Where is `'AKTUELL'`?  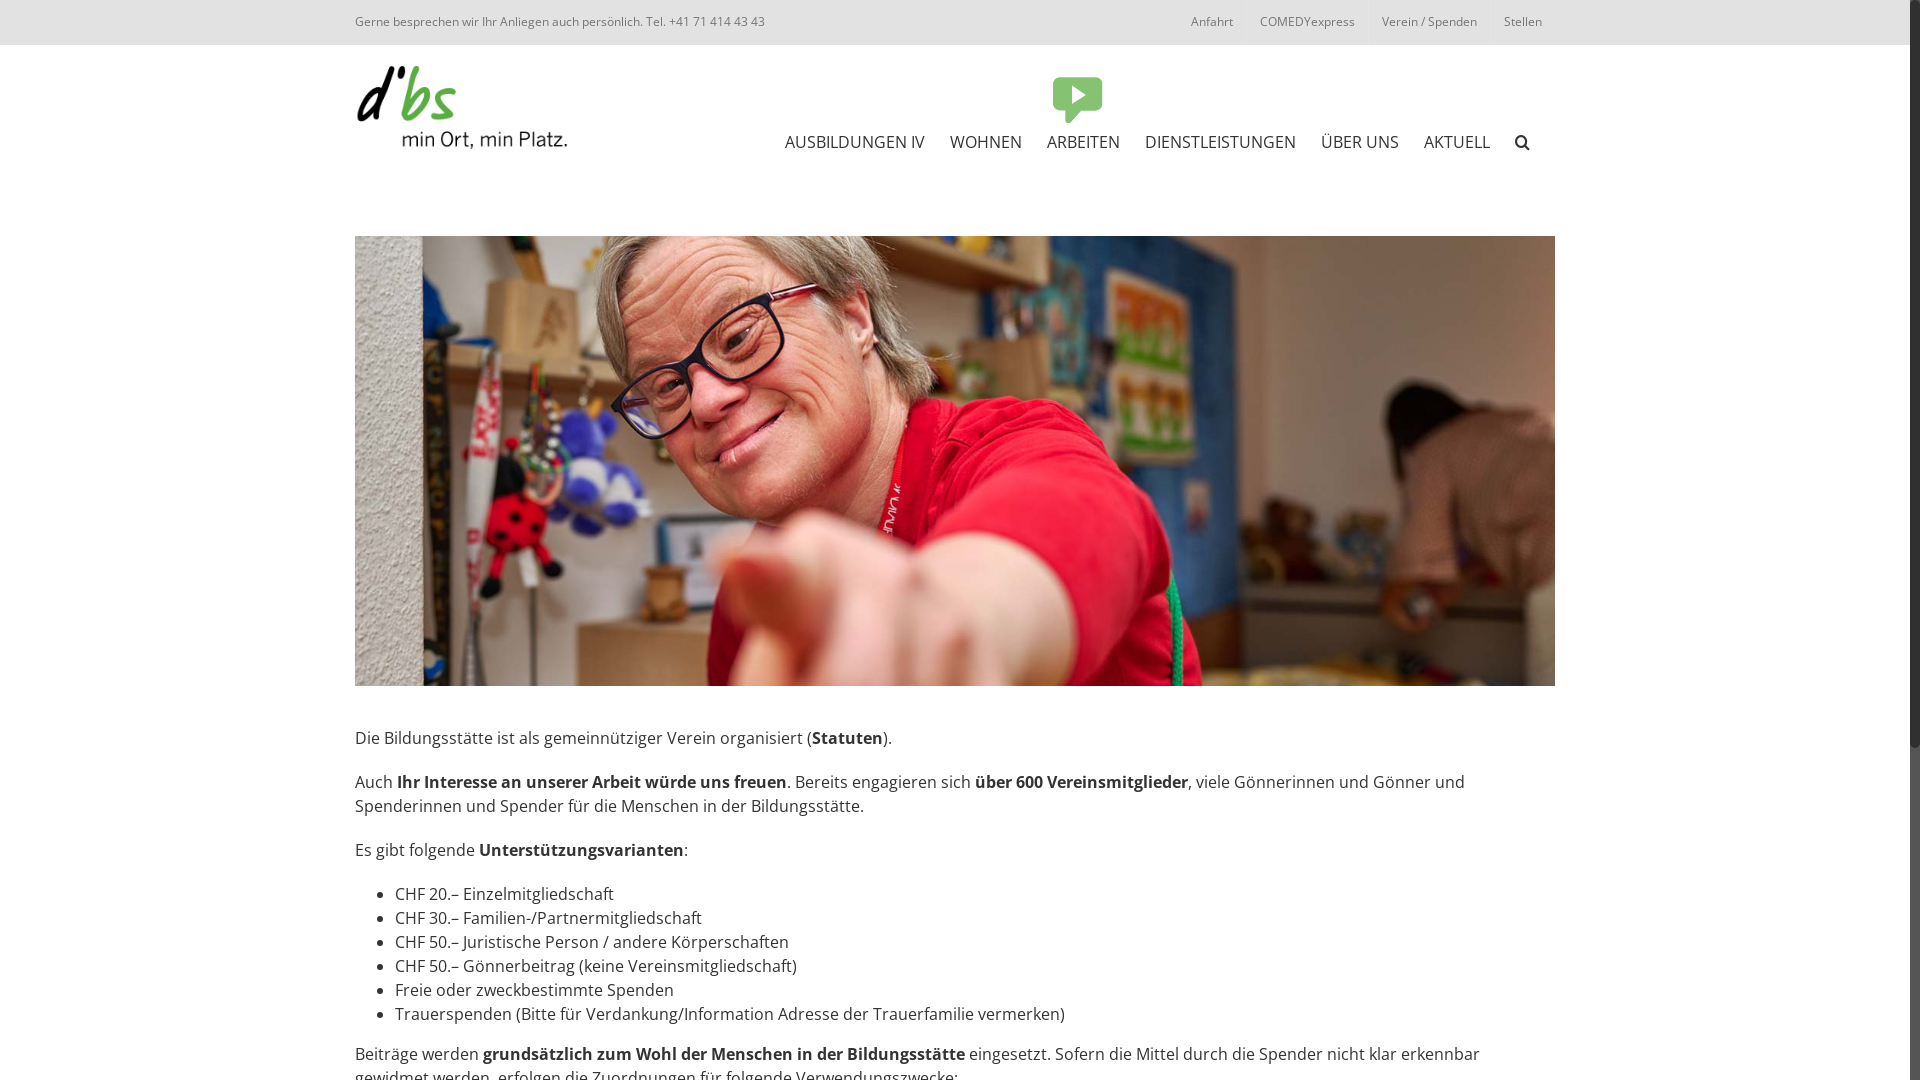 'AKTUELL' is located at coordinates (1457, 138).